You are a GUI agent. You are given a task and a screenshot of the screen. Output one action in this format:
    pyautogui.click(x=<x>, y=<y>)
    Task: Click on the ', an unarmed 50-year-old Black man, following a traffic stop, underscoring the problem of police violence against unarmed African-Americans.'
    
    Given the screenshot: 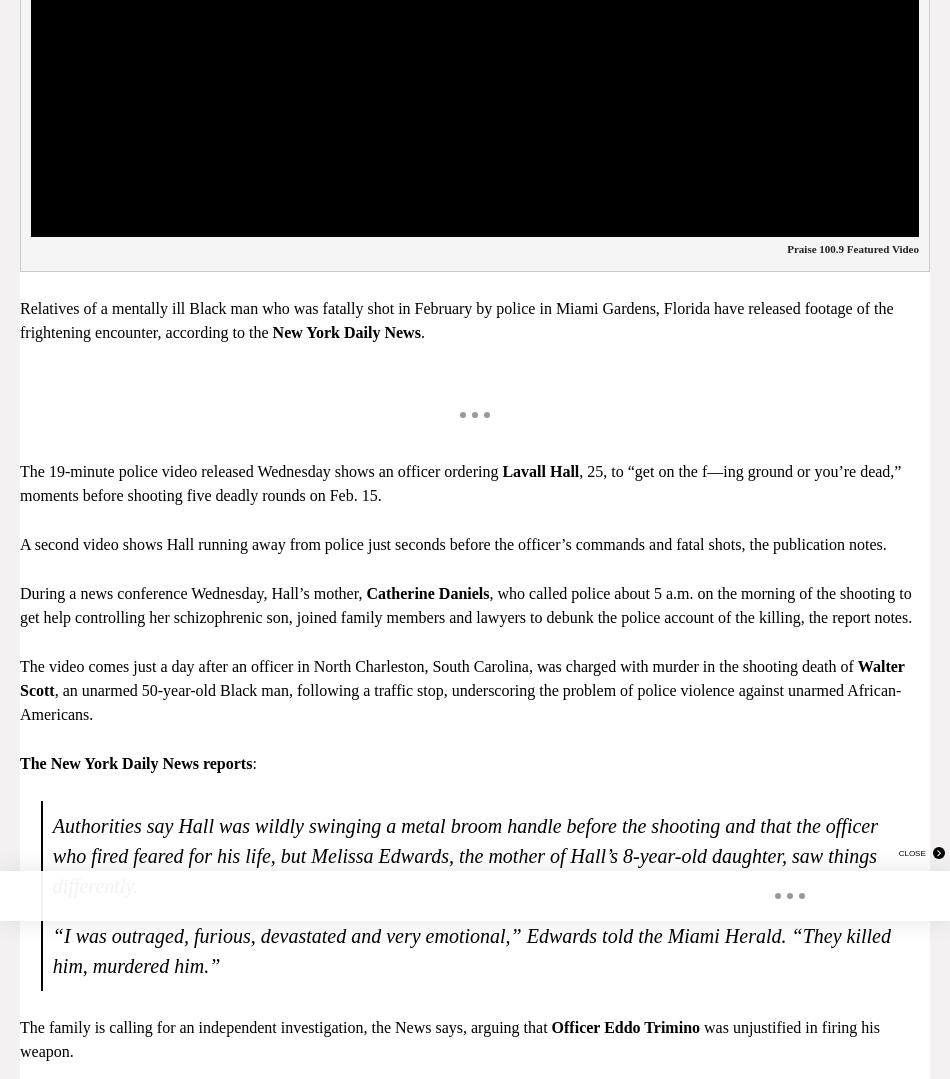 What is the action you would take?
    pyautogui.click(x=459, y=701)
    